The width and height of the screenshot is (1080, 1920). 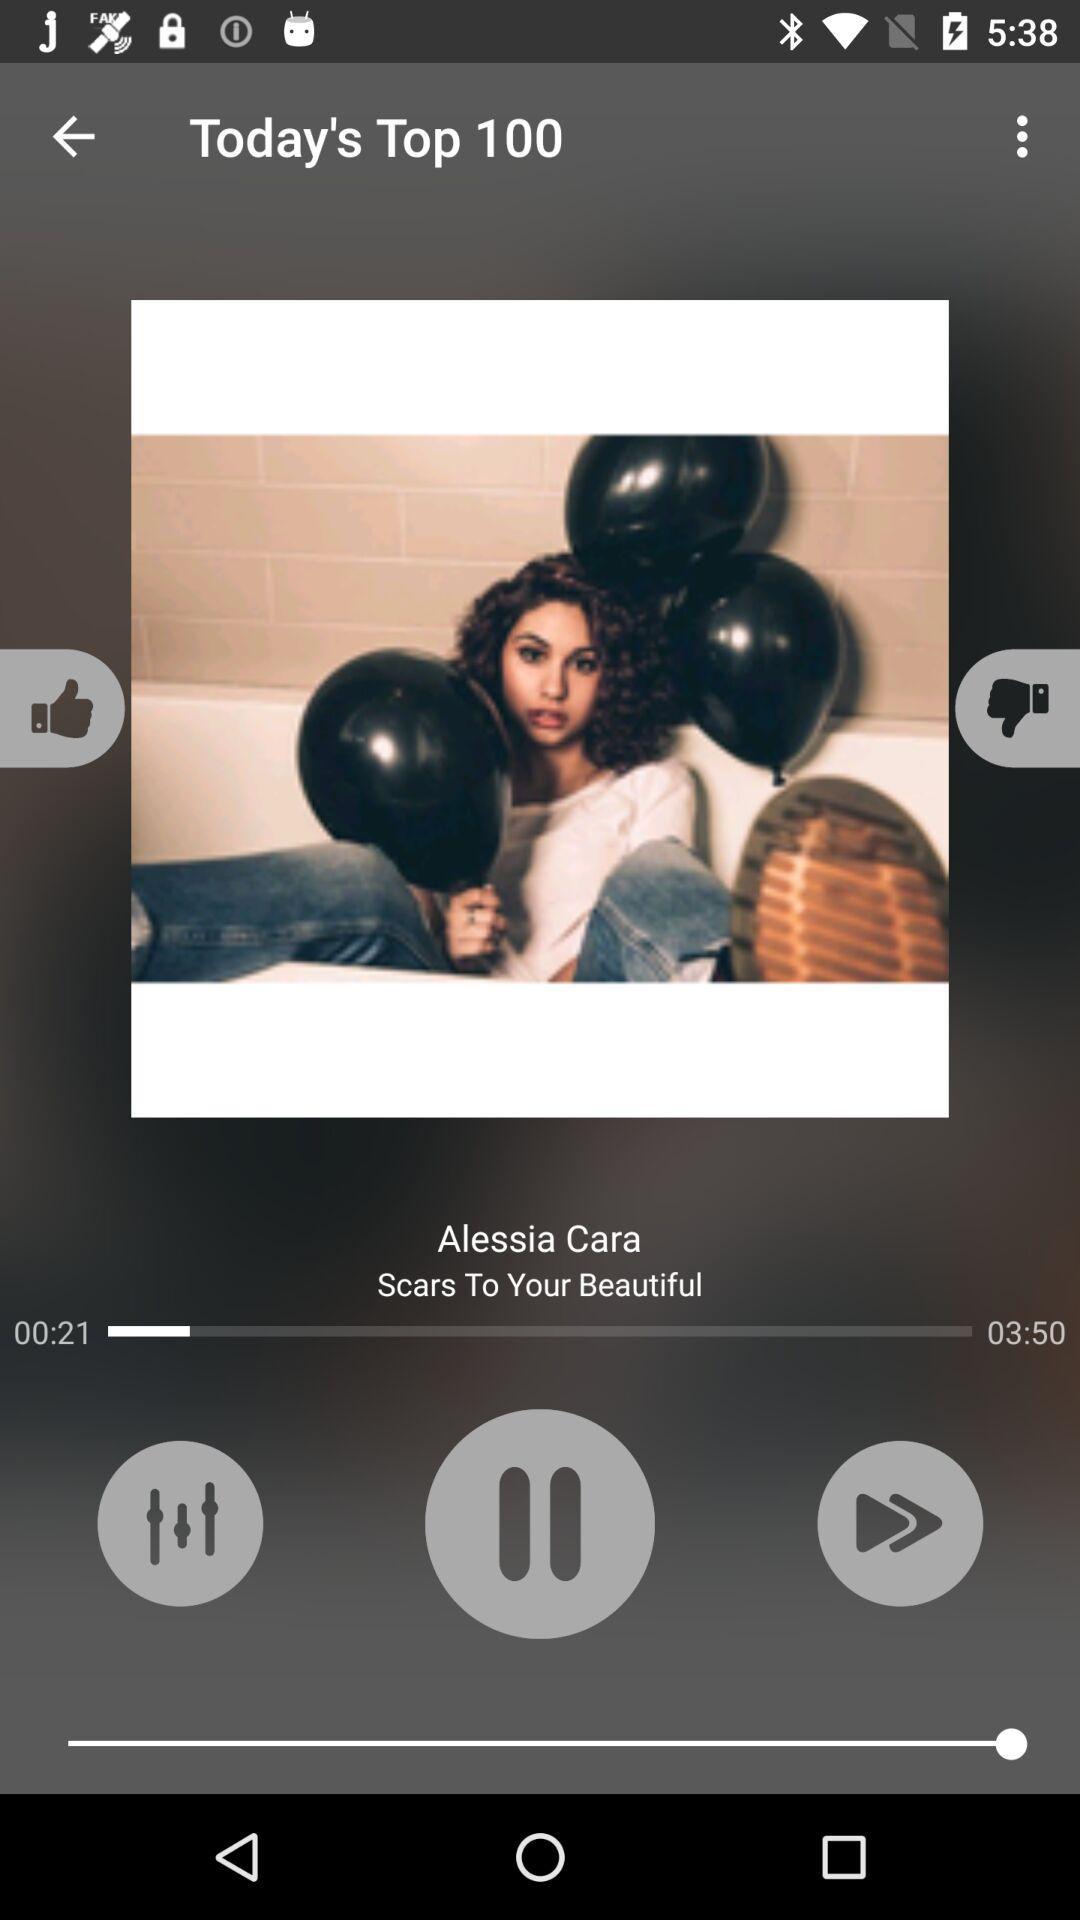 What do you see at coordinates (64, 708) in the screenshot?
I see `item above the 00:21 item` at bounding box center [64, 708].